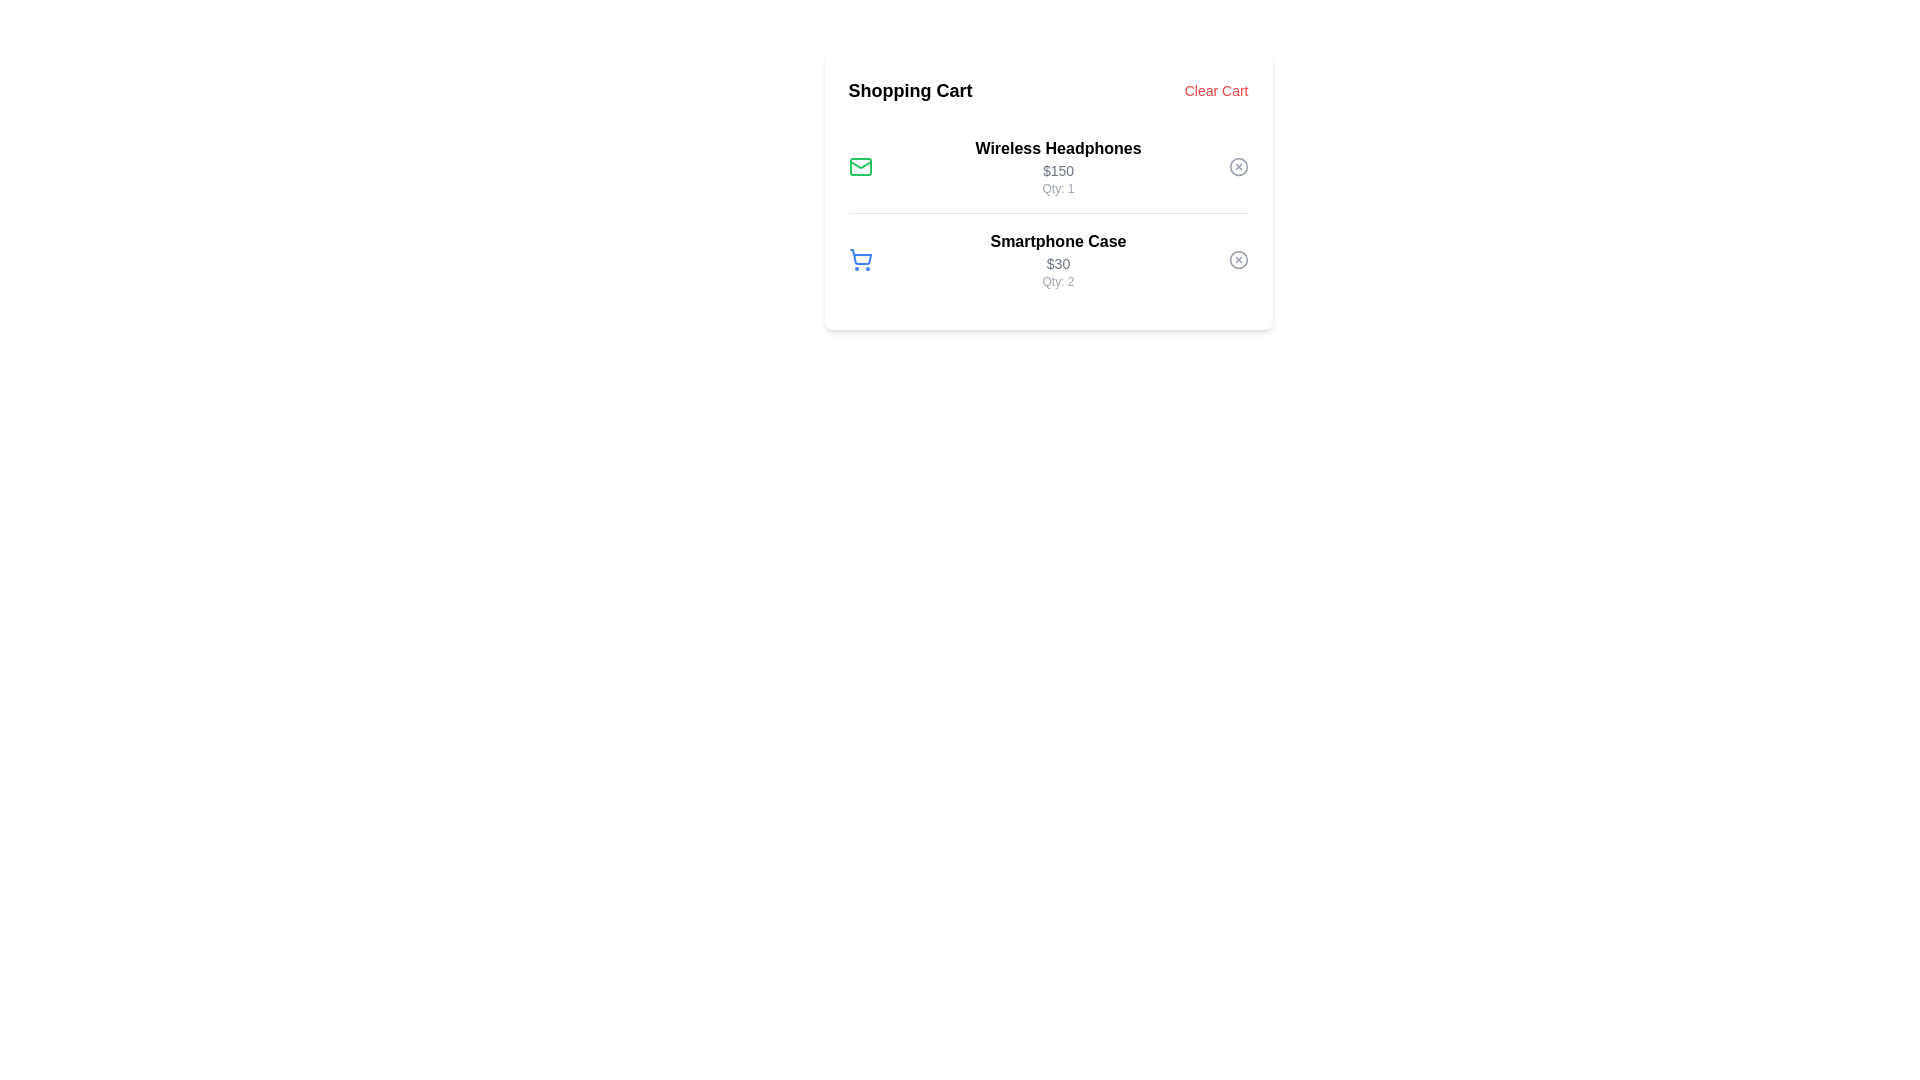  Describe the element at coordinates (860, 165) in the screenshot. I see `the email icon located to the left of the product title 'Wireless Headphones' in the shopping cart interface` at that location.